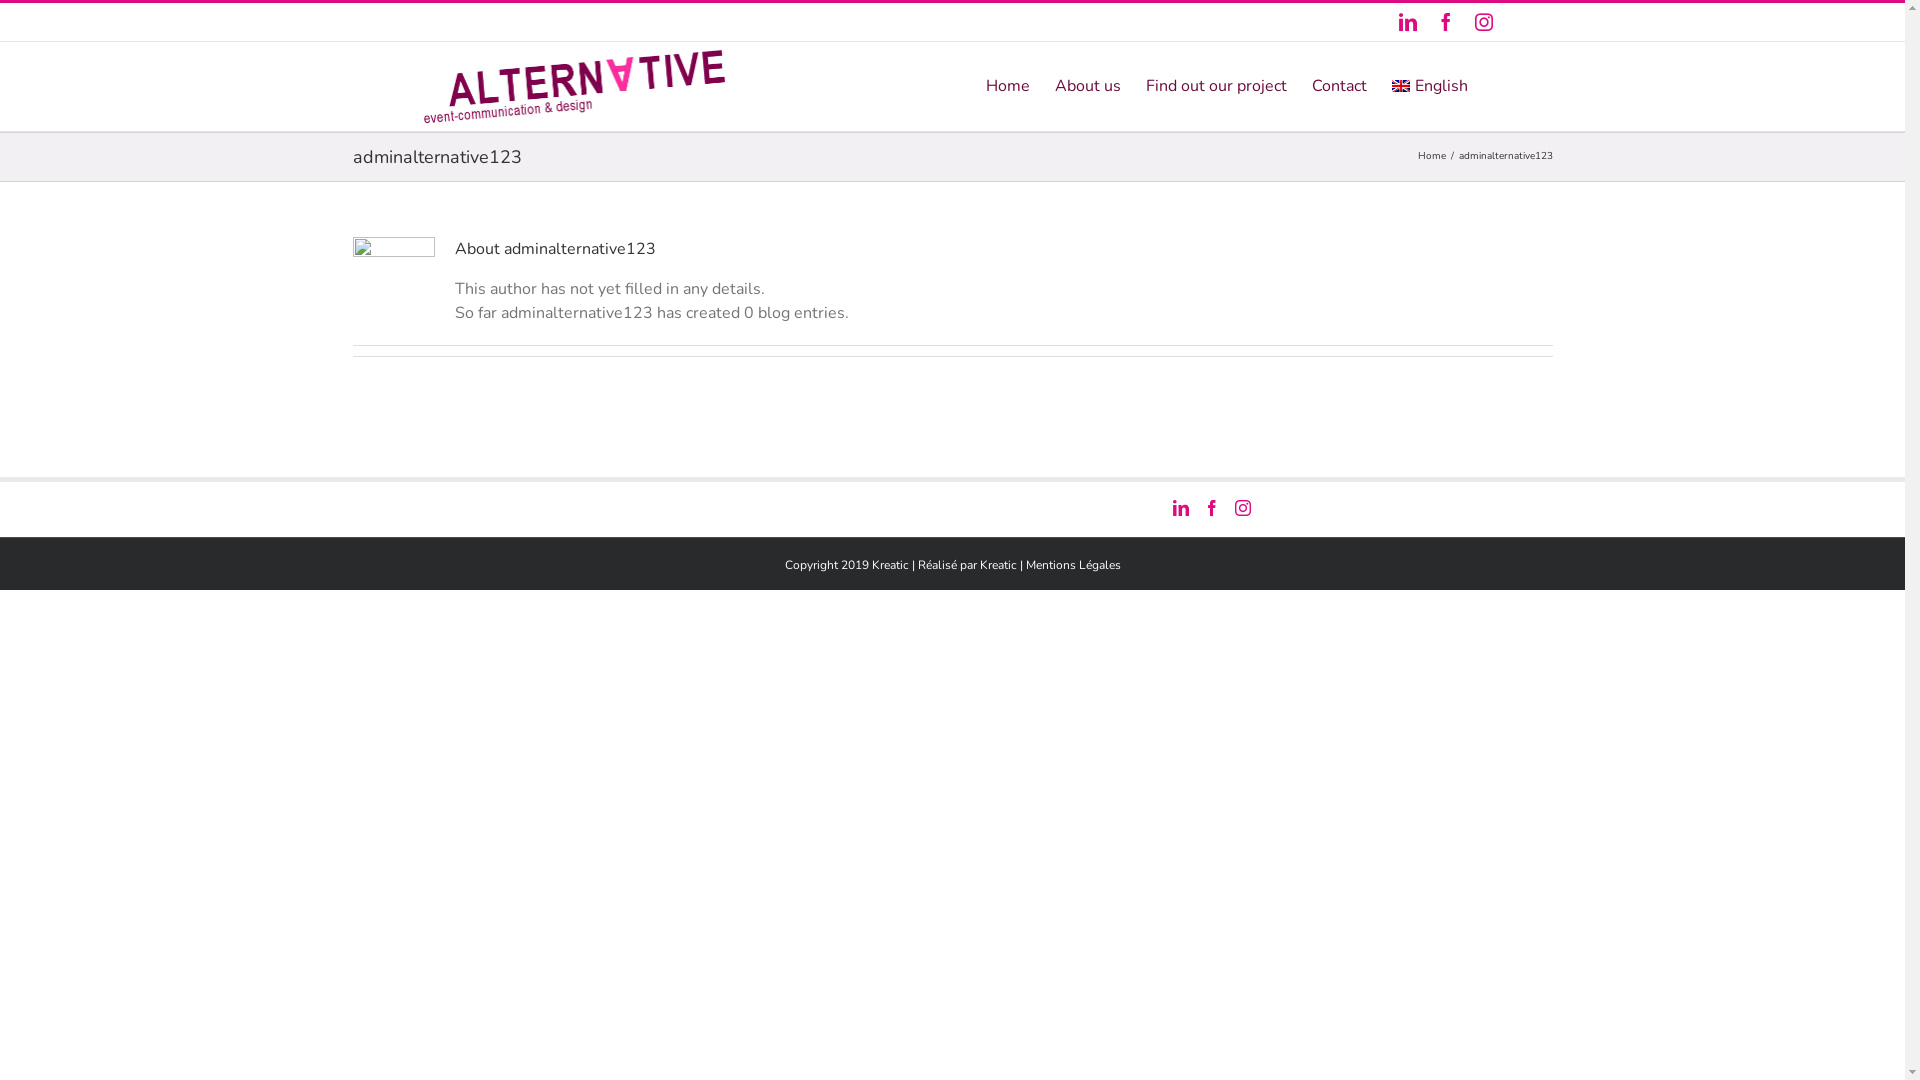 This screenshot has height=1080, width=1920. I want to click on 'Facebook', so click(1444, 22).